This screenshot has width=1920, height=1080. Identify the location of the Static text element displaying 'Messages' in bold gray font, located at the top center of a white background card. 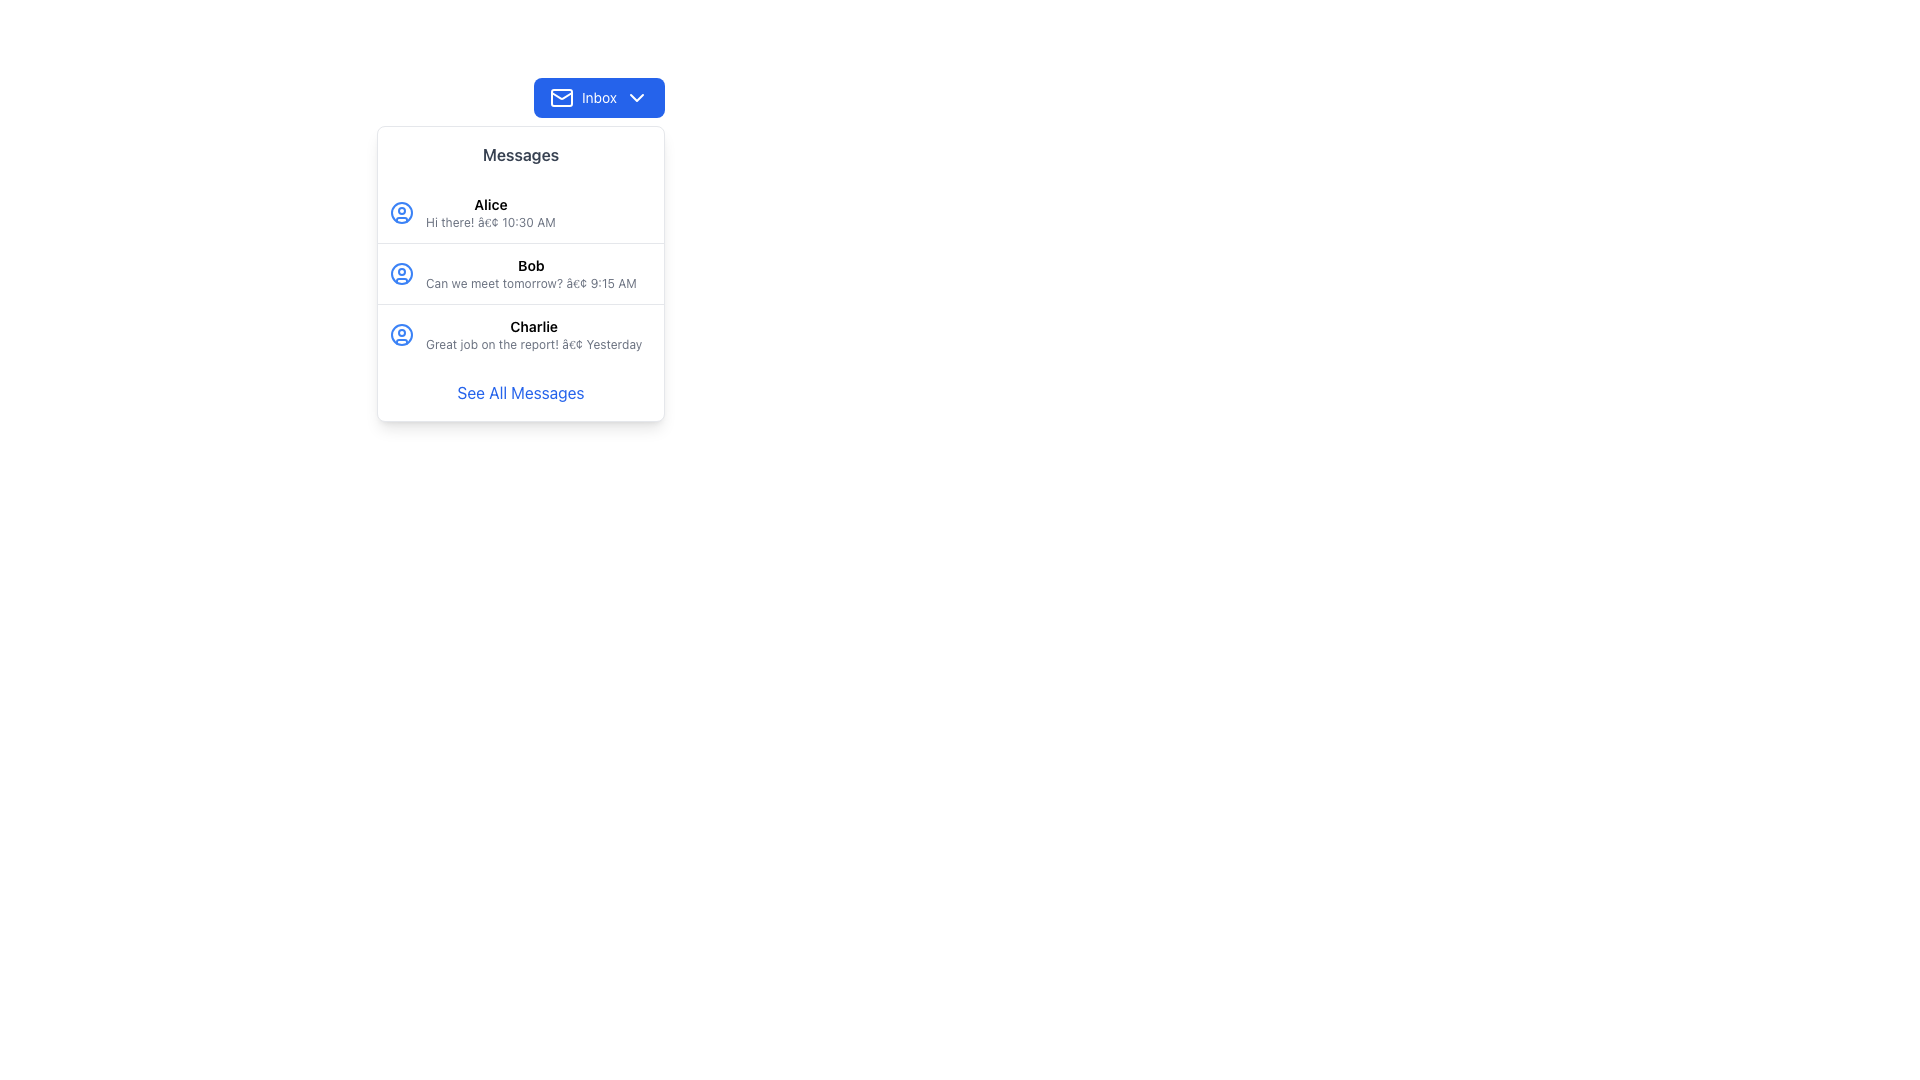
(521, 153).